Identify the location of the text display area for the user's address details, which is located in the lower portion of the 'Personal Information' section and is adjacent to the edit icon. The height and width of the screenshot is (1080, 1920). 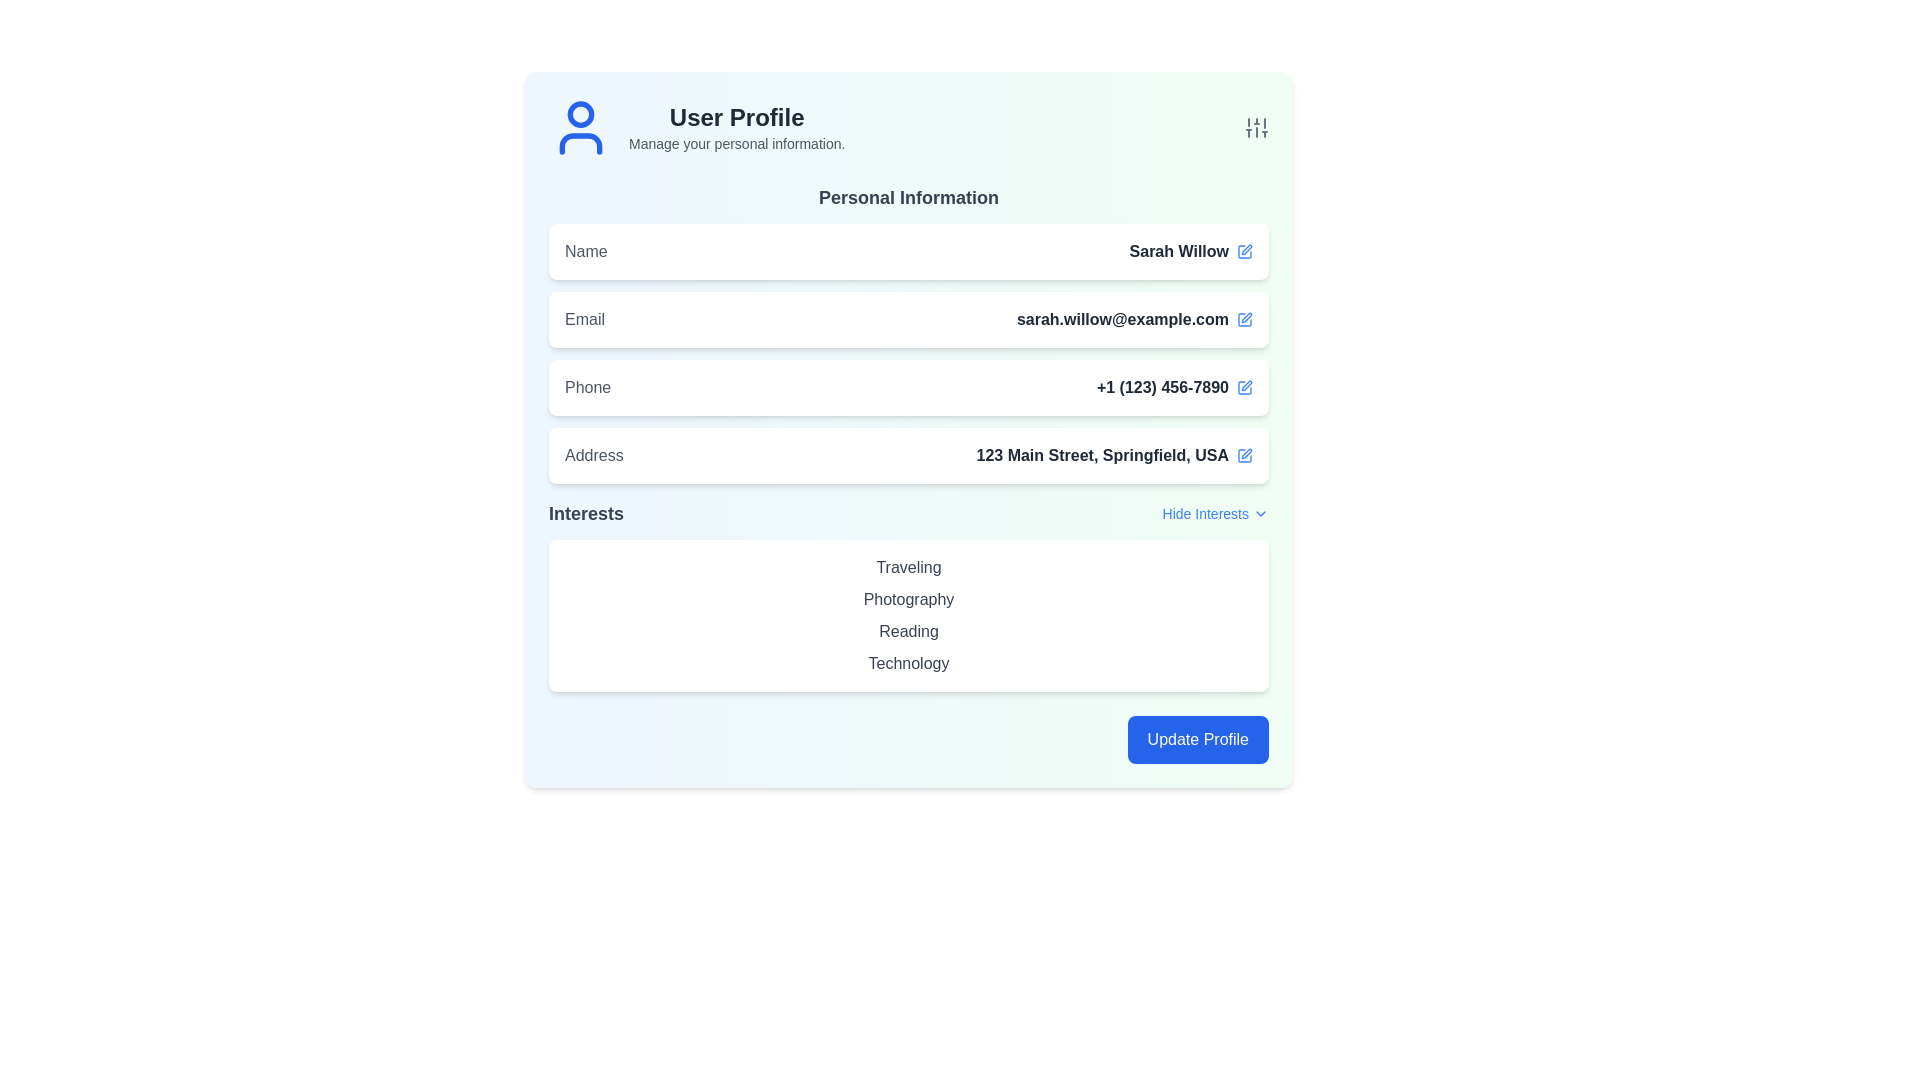
(1113, 455).